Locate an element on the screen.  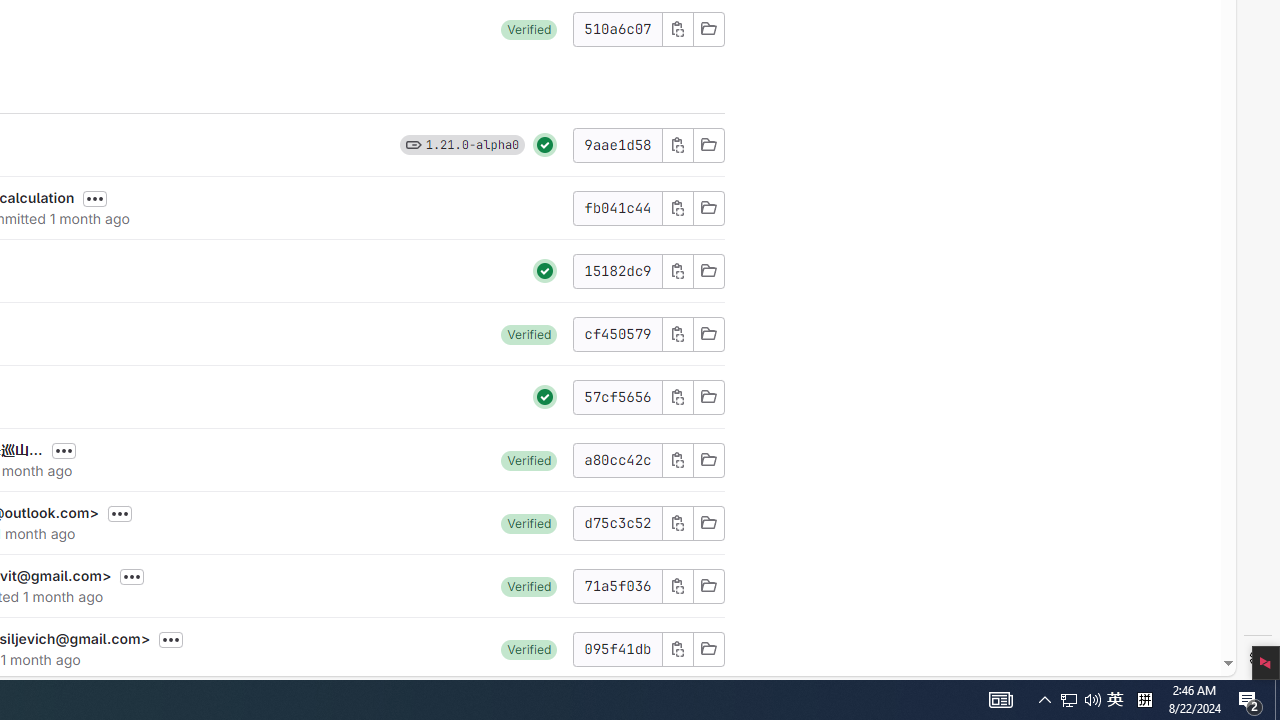
'Class: s16 gl-icon gl-button-icon ' is located at coordinates (677, 648).